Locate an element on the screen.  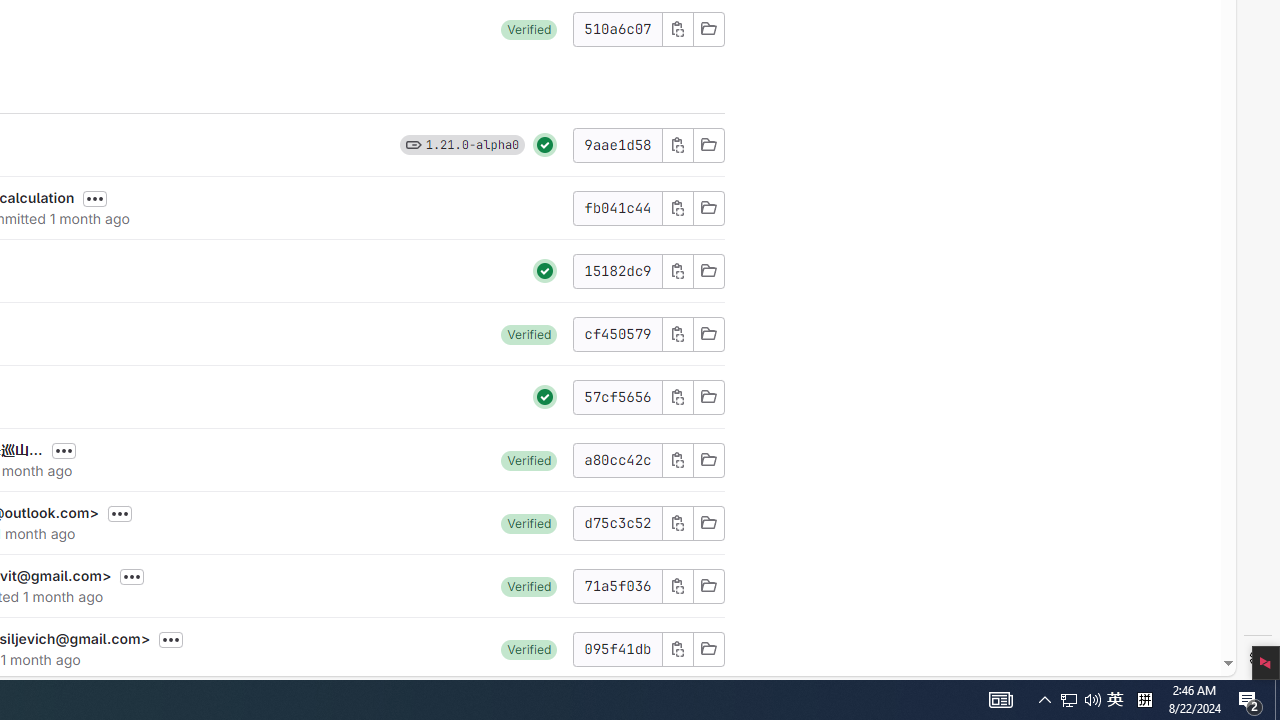
'Class: s16 gl-icon gl-button-icon ' is located at coordinates (677, 648).